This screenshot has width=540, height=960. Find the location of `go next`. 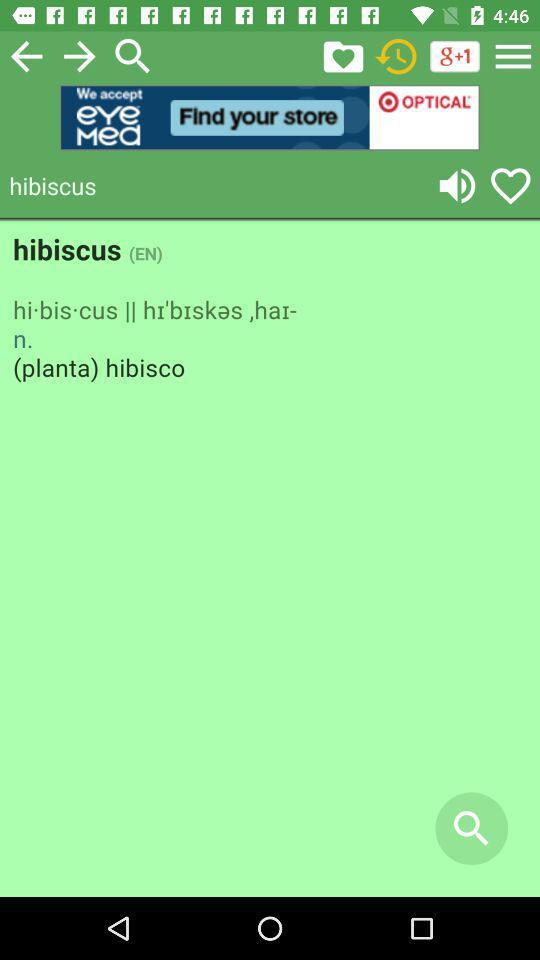

go next is located at coordinates (78, 55).